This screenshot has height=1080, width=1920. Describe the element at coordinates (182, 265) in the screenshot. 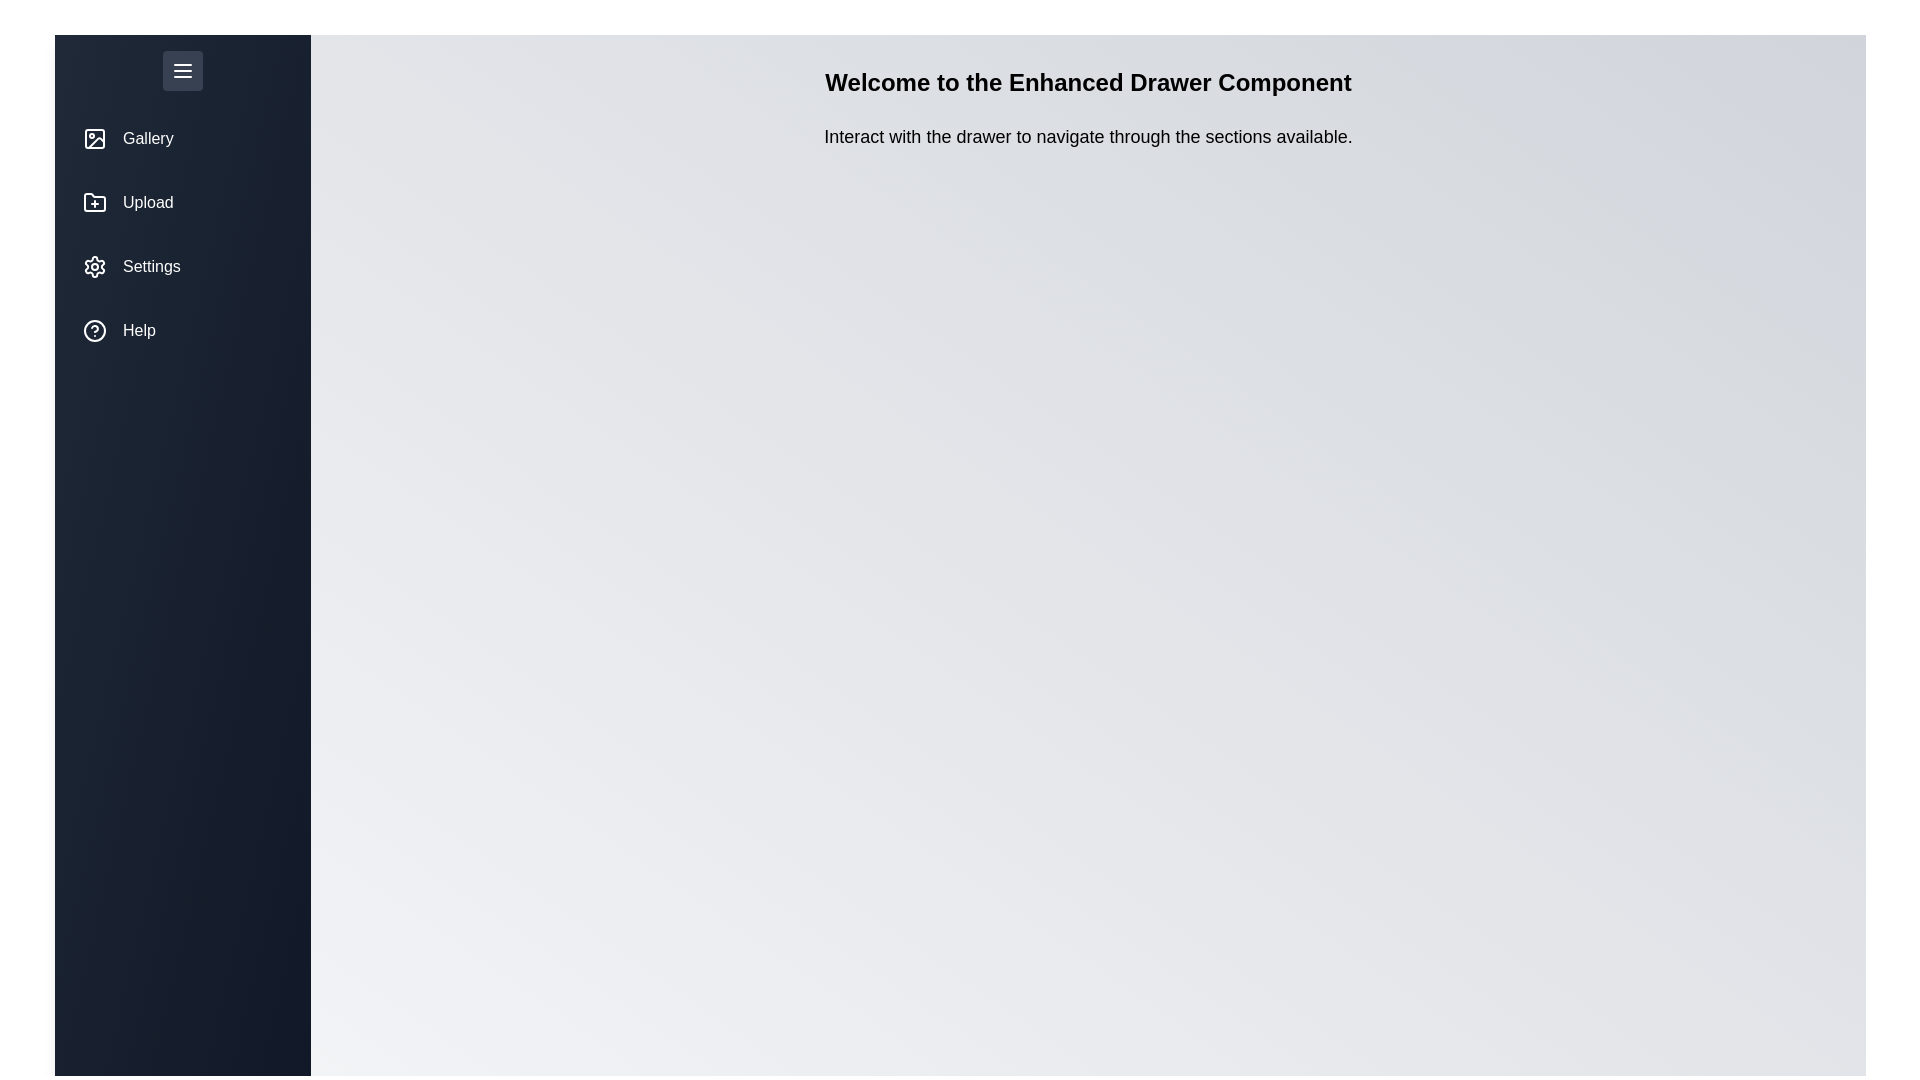

I see `the 'Settings' section in the drawer` at that location.